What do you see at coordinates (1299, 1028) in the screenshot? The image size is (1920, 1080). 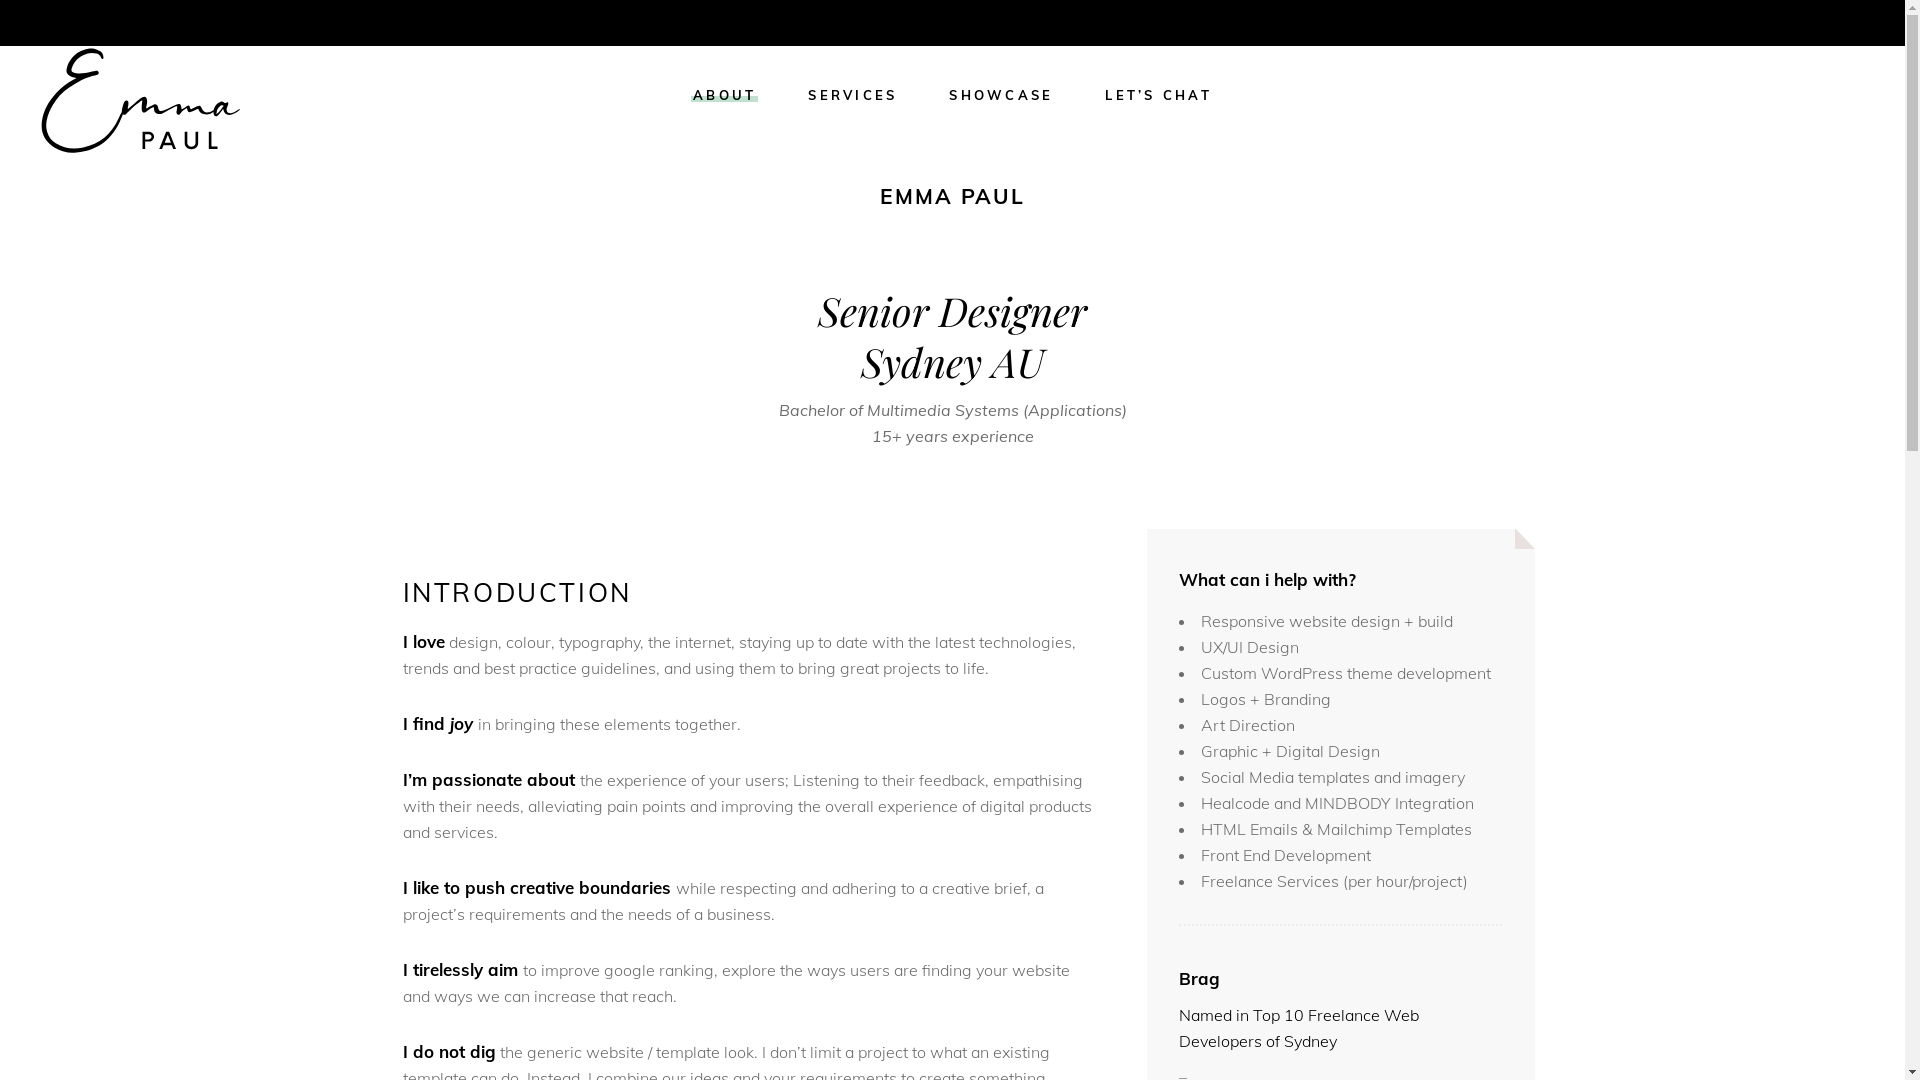 I see `'Named in Top 10 Freelance Web Developers of Sydney'` at bounding box center [1299, 1028].